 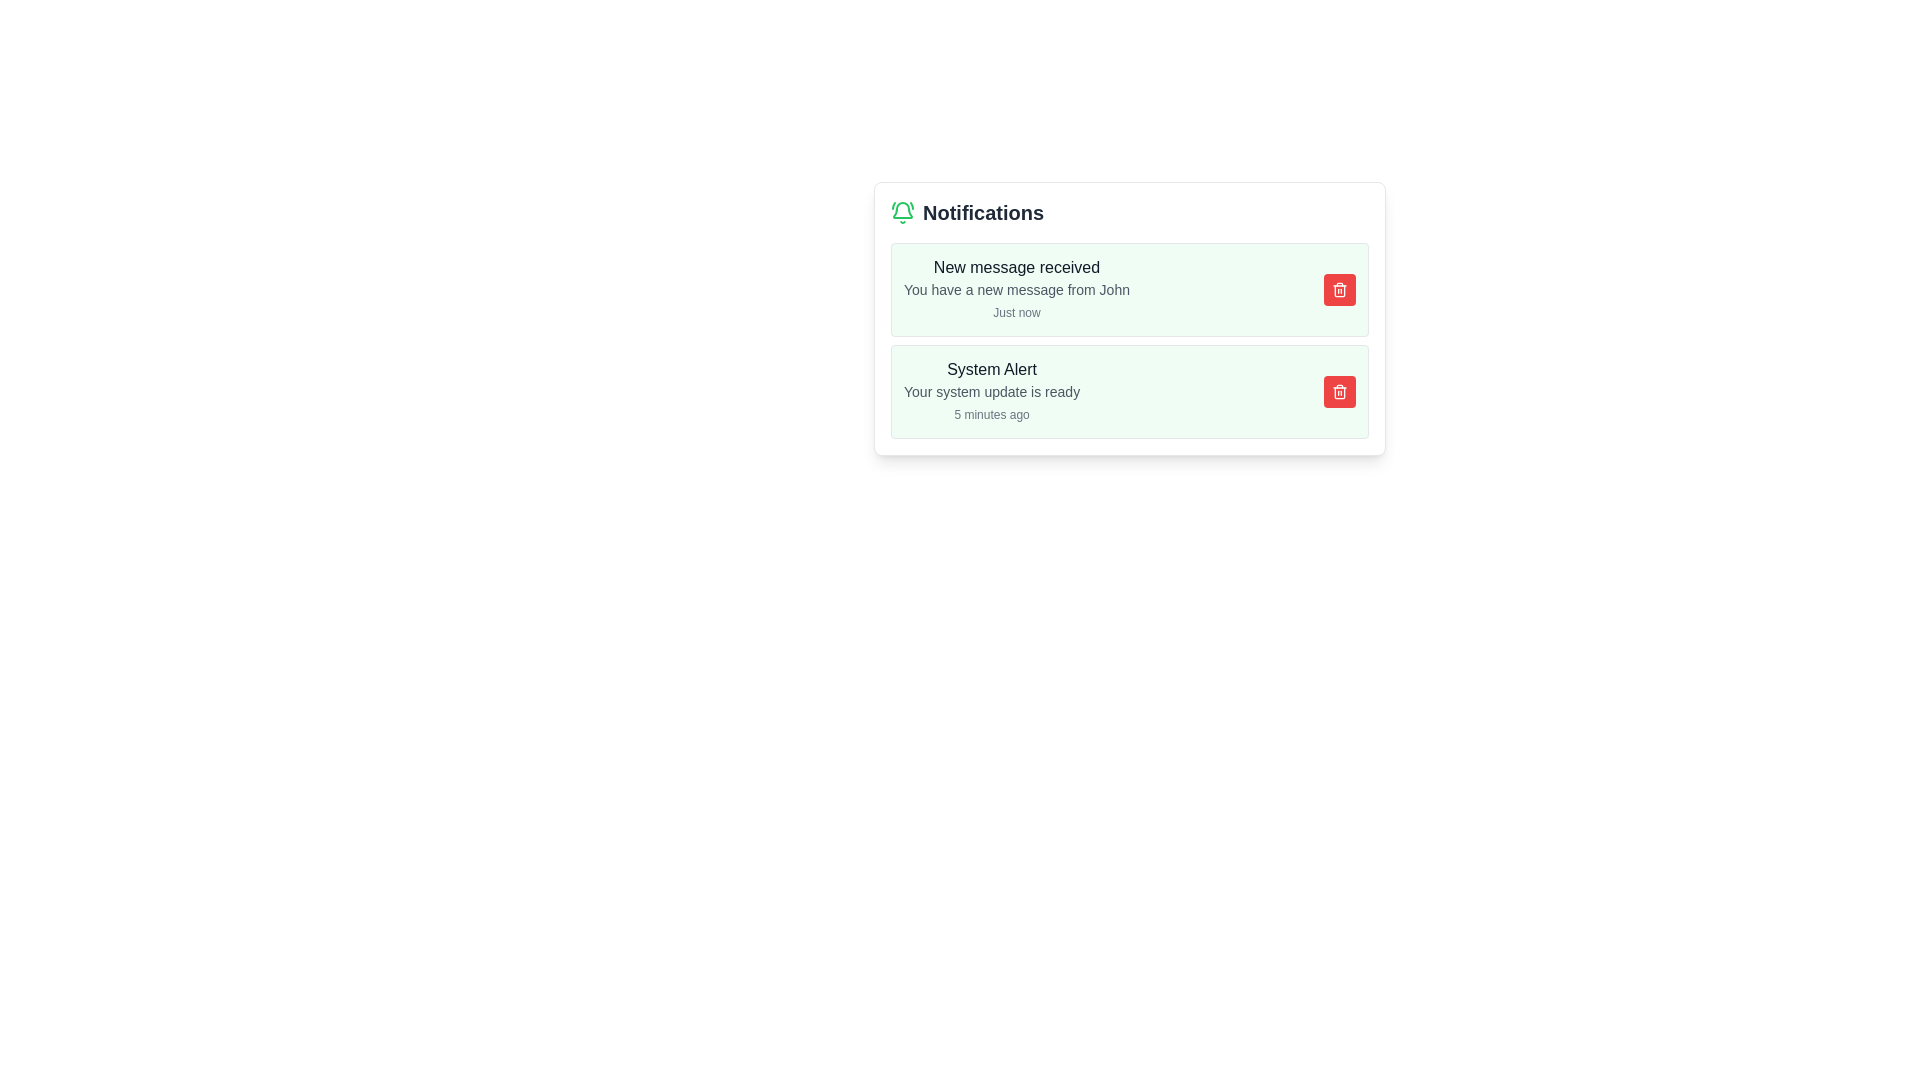 I want to click on the notification bell icon, which is styled with a green outline and sound wave strokes, located in the title bar labeled 'Notifications', so click(x=901, y=212).